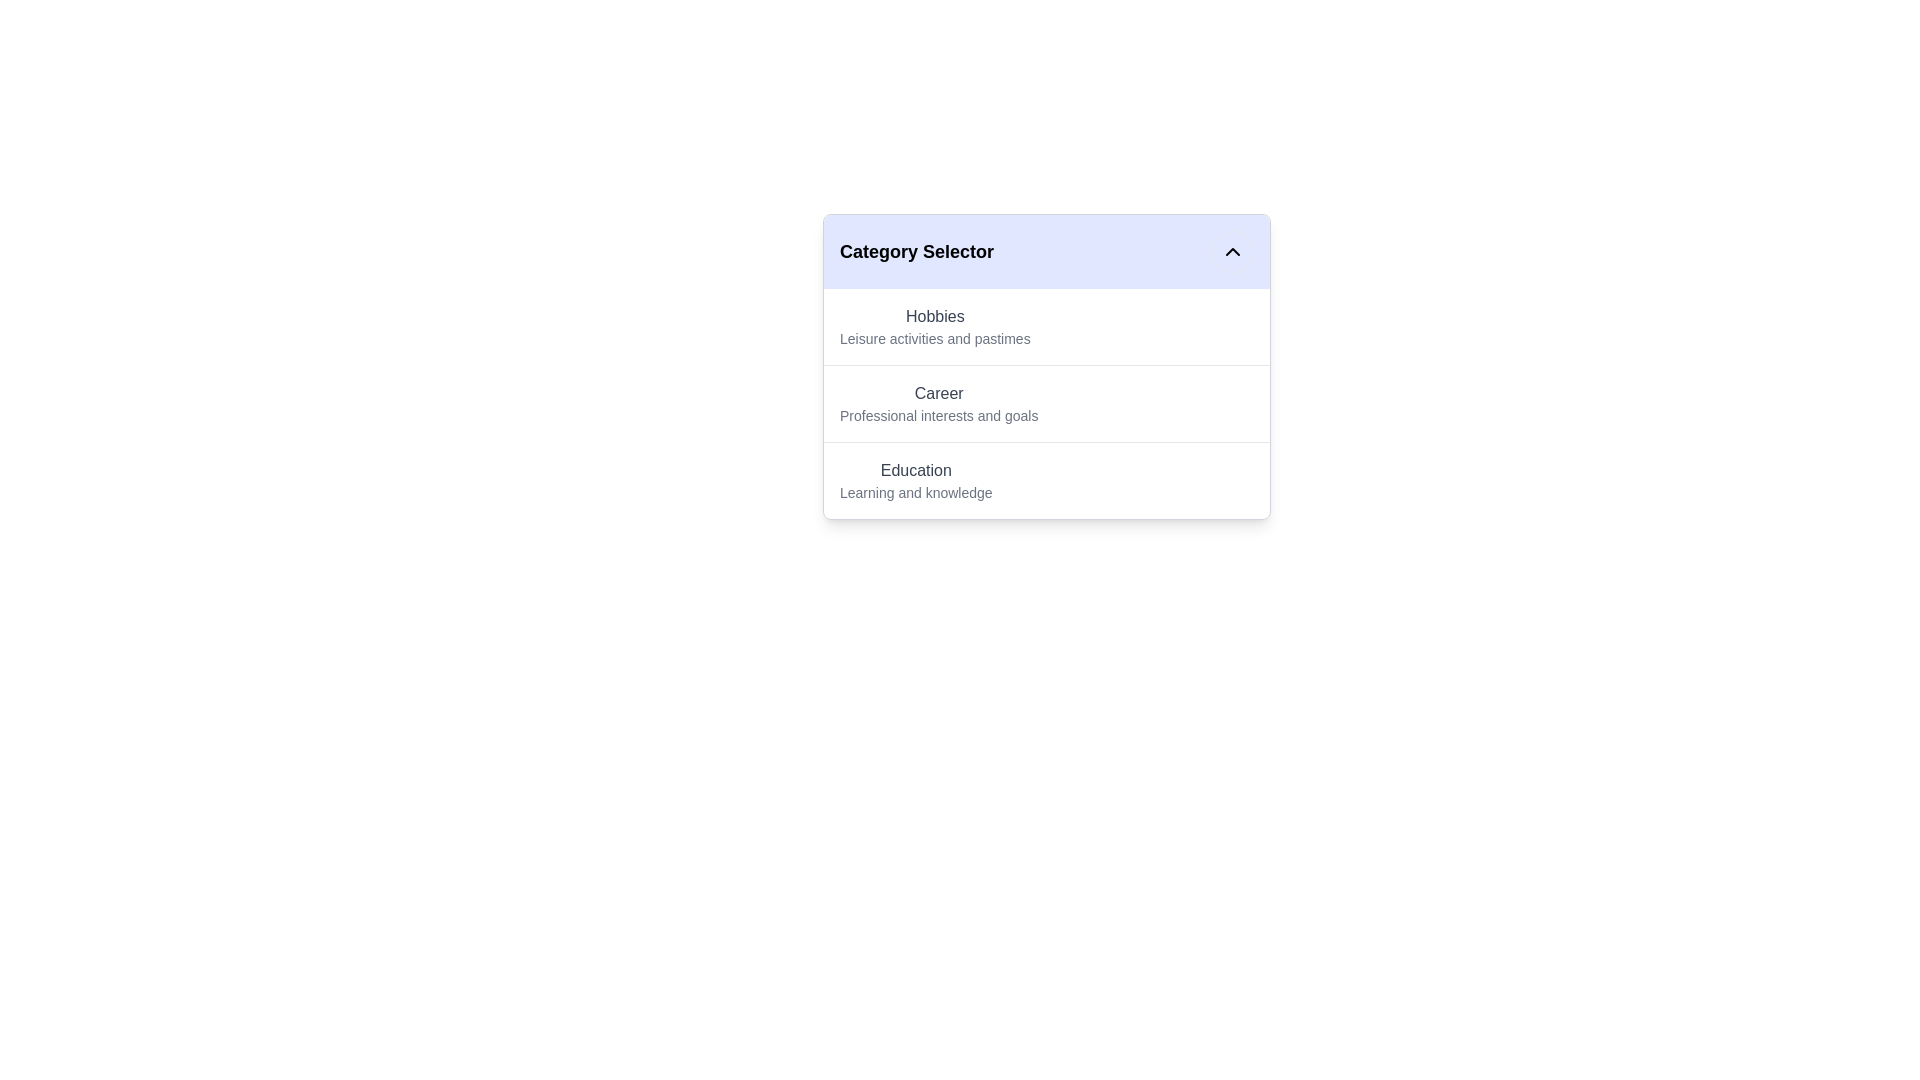  Describe the element at coordinates (938, 404) in the screenshot. I see `the 'Career' category label located in the 'Category Selector' menu, positioned between 'Hobbies' and 'Education'` at that location.